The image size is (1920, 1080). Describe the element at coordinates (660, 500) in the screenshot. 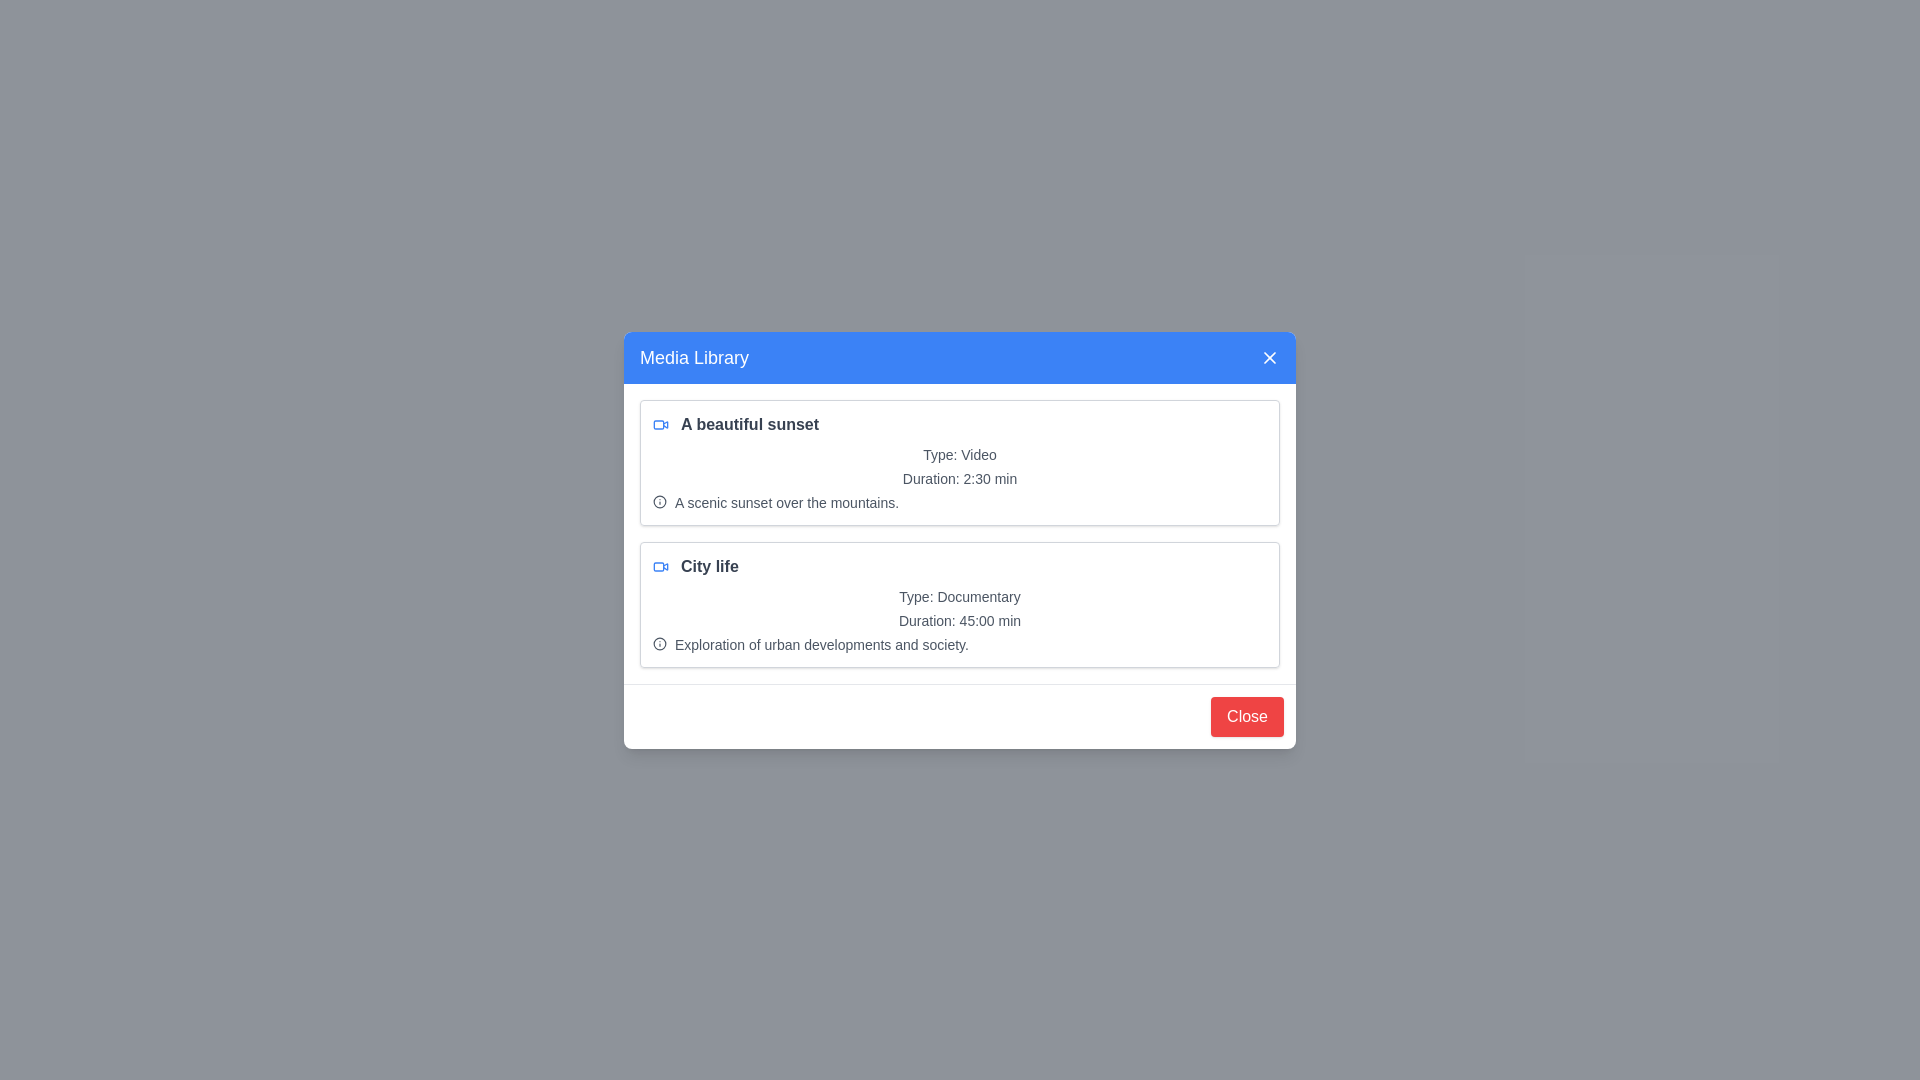

I see `the informational icon located to the left of the text 'A scenic sunset over the mountains.'` at that location.